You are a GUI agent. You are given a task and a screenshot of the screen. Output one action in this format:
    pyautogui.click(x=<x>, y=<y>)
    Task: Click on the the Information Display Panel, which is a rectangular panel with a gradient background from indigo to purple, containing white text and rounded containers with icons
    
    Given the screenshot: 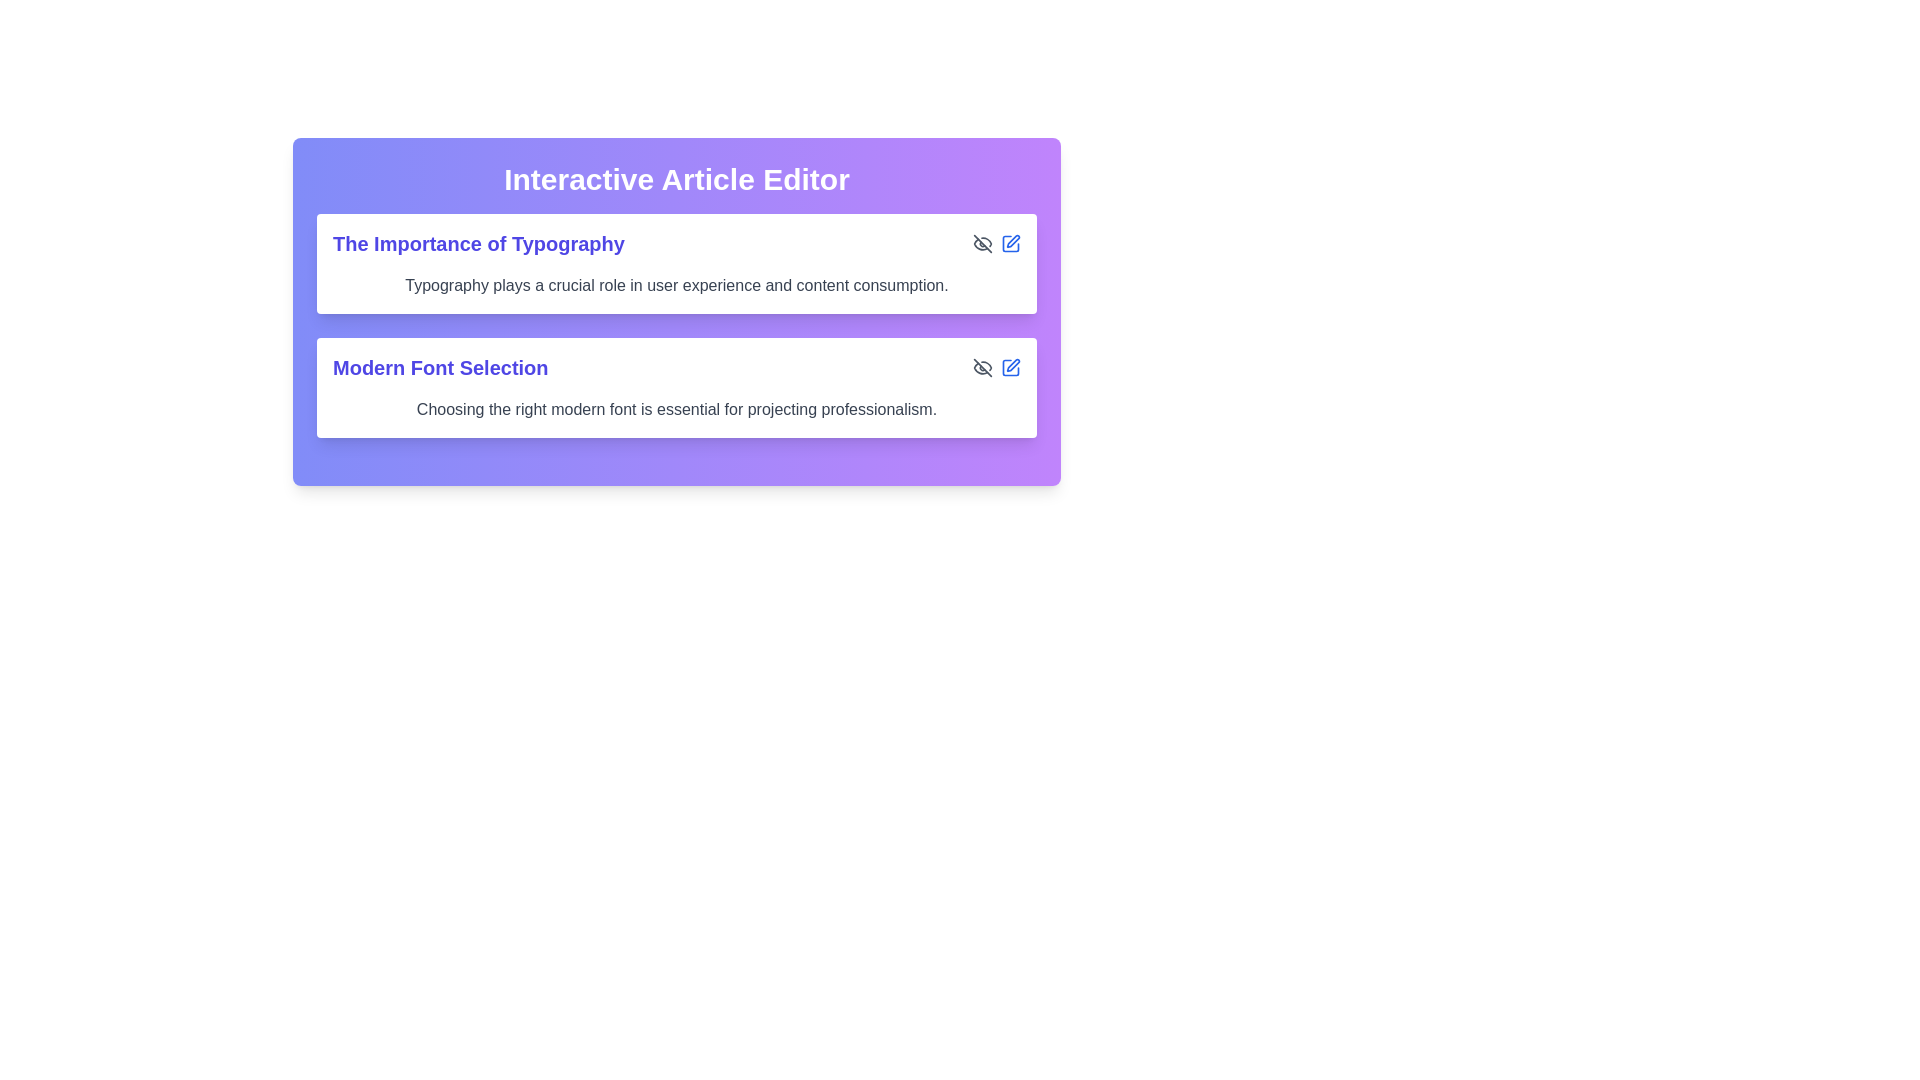 What is the action you would take?
    pyautogui.click(x=676, y=312)
    